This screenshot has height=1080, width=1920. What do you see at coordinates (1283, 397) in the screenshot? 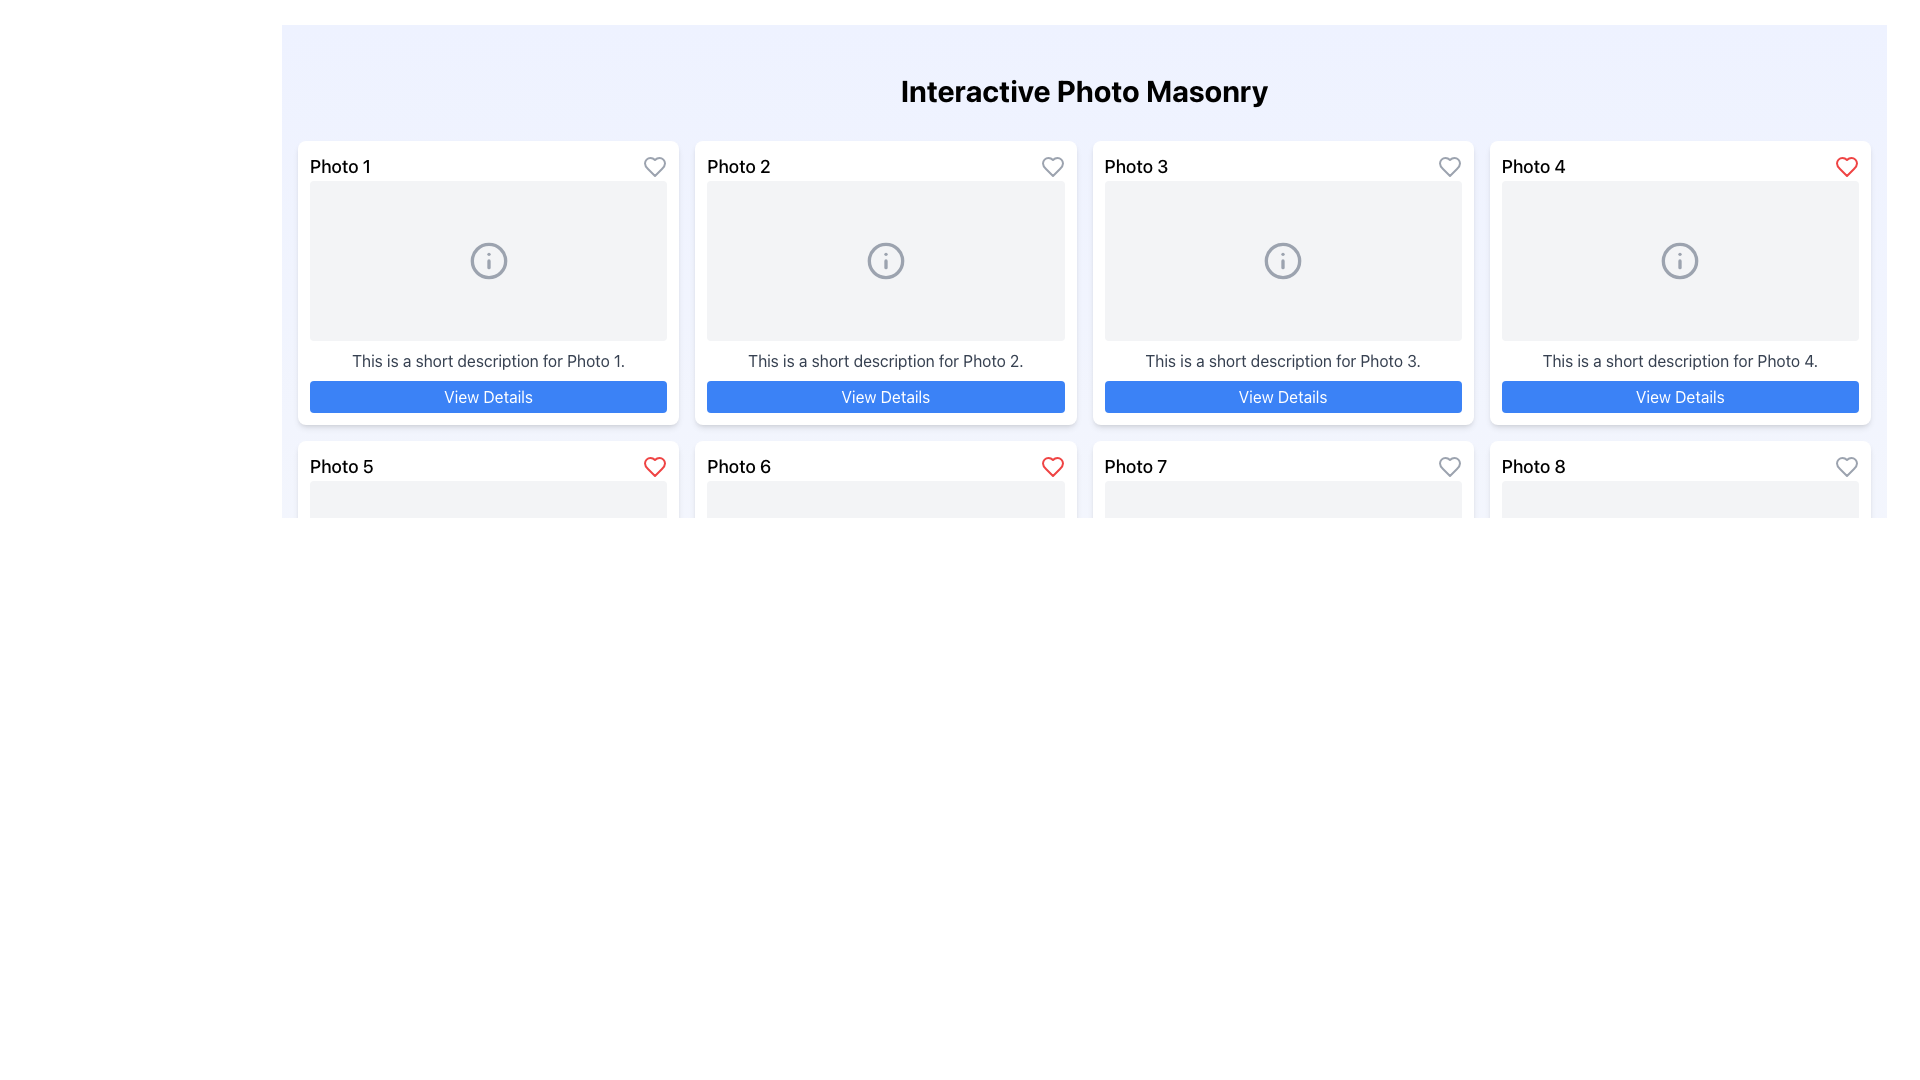
I see `the button located in the 'Photo 3' card in the top row, third column from the left` at bounding box center [1283, 397].